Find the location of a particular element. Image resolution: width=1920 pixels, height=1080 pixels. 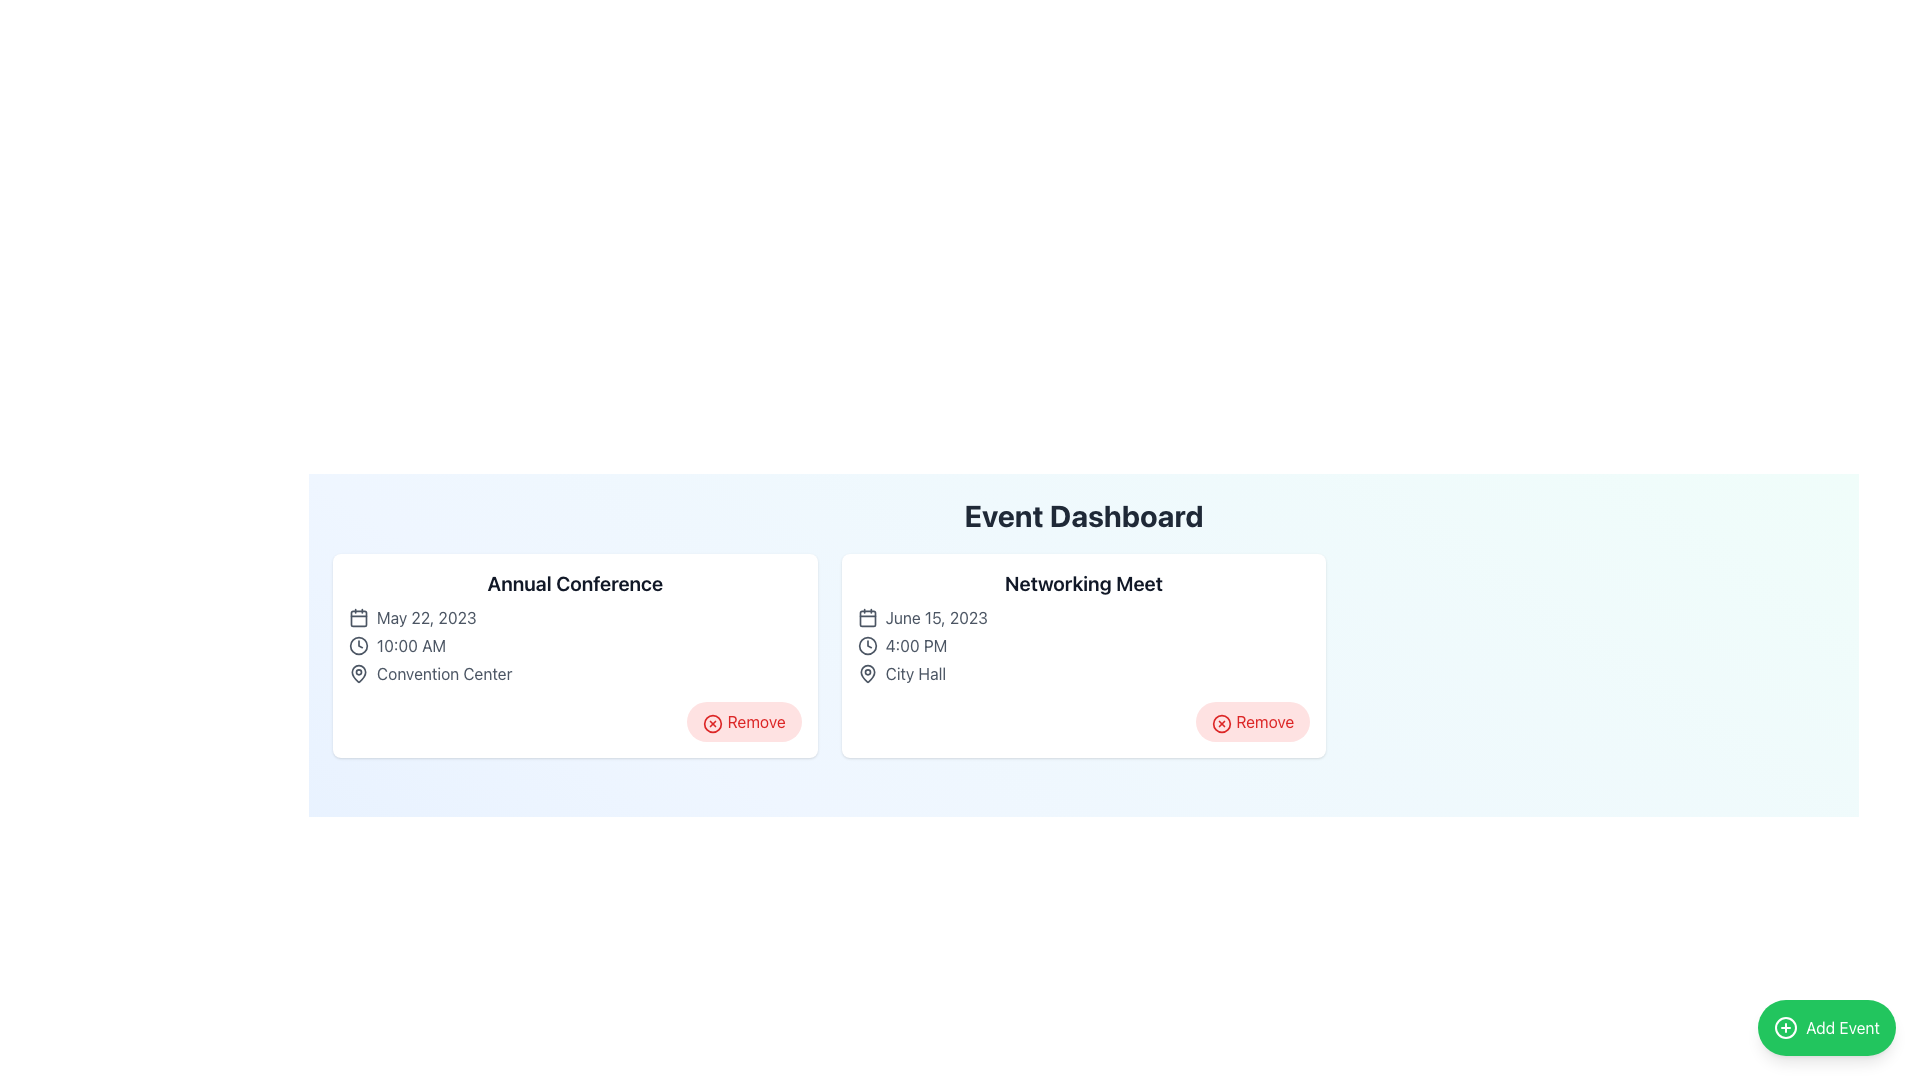

the map pin icon located to the left of the 'City Hall' text in the 'Networking Meet' event card on the event dashboard is located at coordinates (867, 674).